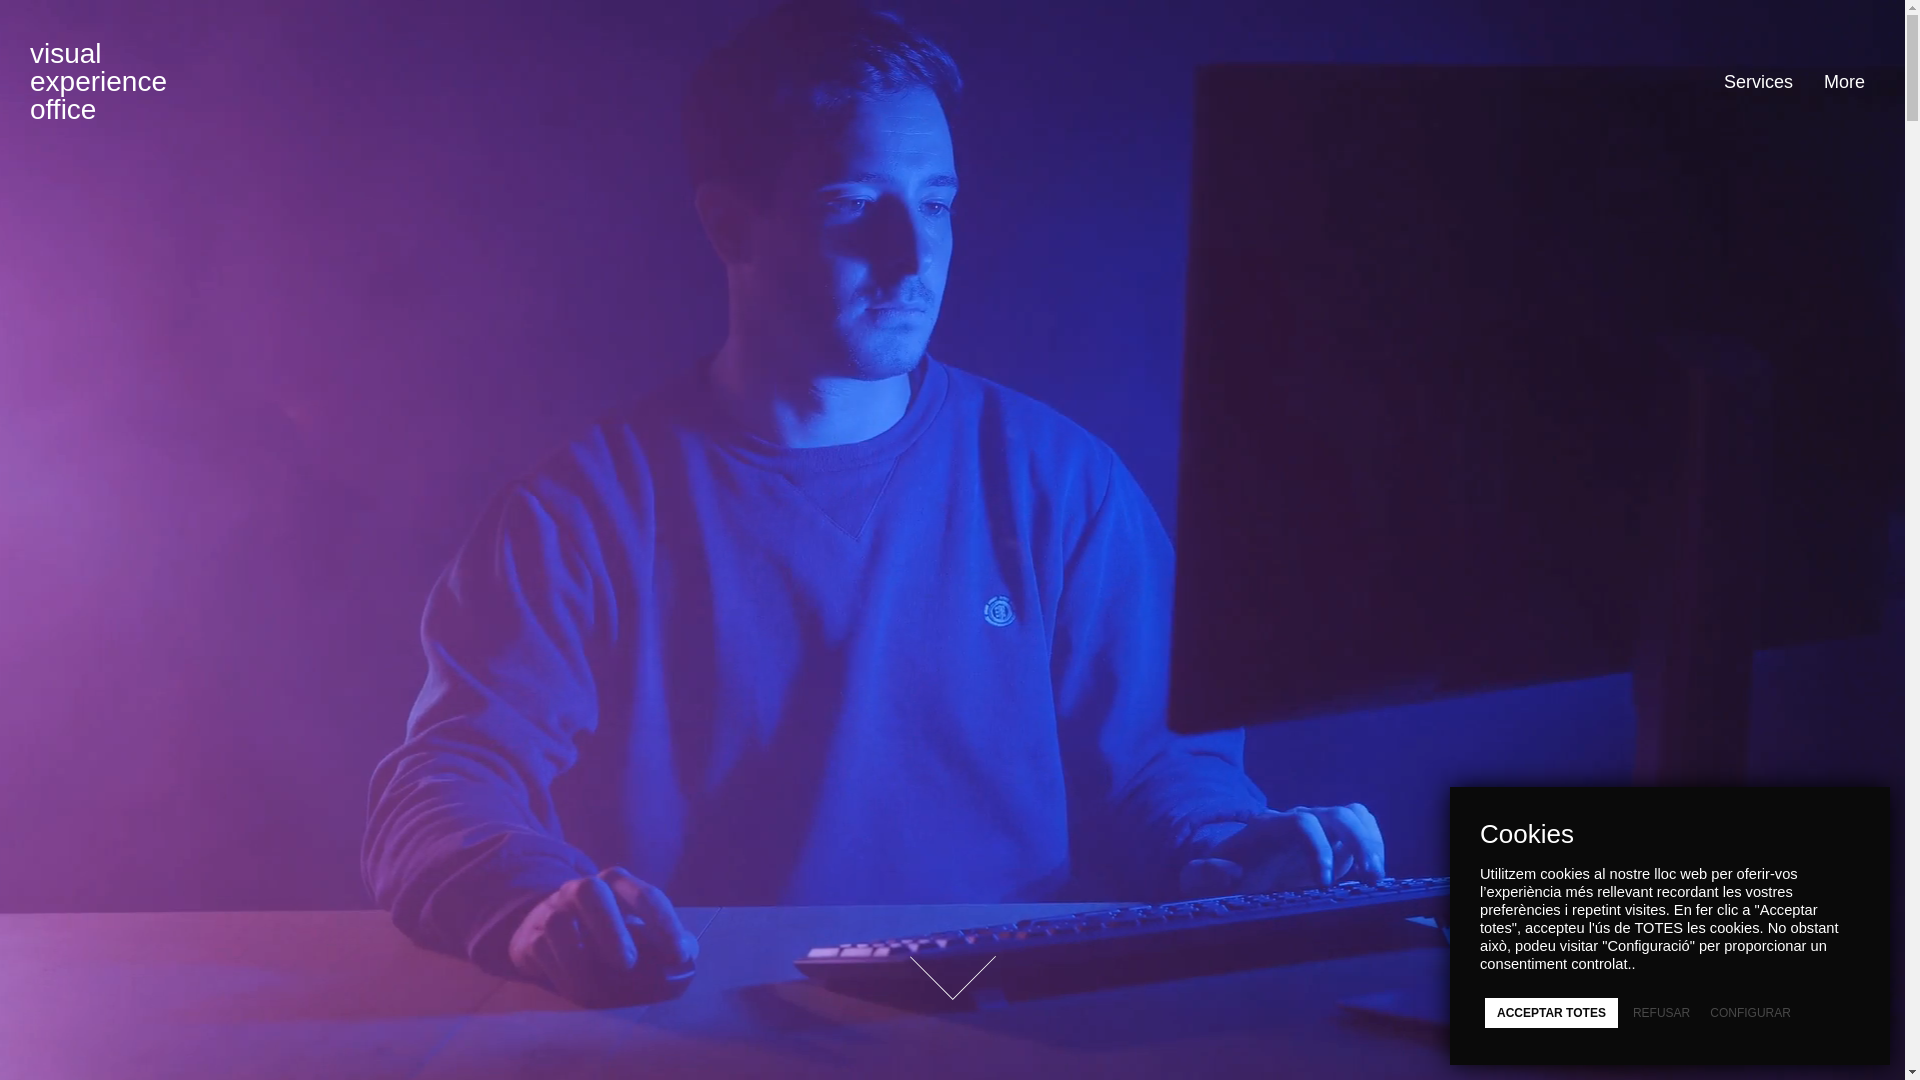 Image resolution: width=1920 pixels, height=1080 pixels. What do you see at coordinates (1707, 80) in the screenshot?
I see `'Services'` at bounding box center [1707, 80].